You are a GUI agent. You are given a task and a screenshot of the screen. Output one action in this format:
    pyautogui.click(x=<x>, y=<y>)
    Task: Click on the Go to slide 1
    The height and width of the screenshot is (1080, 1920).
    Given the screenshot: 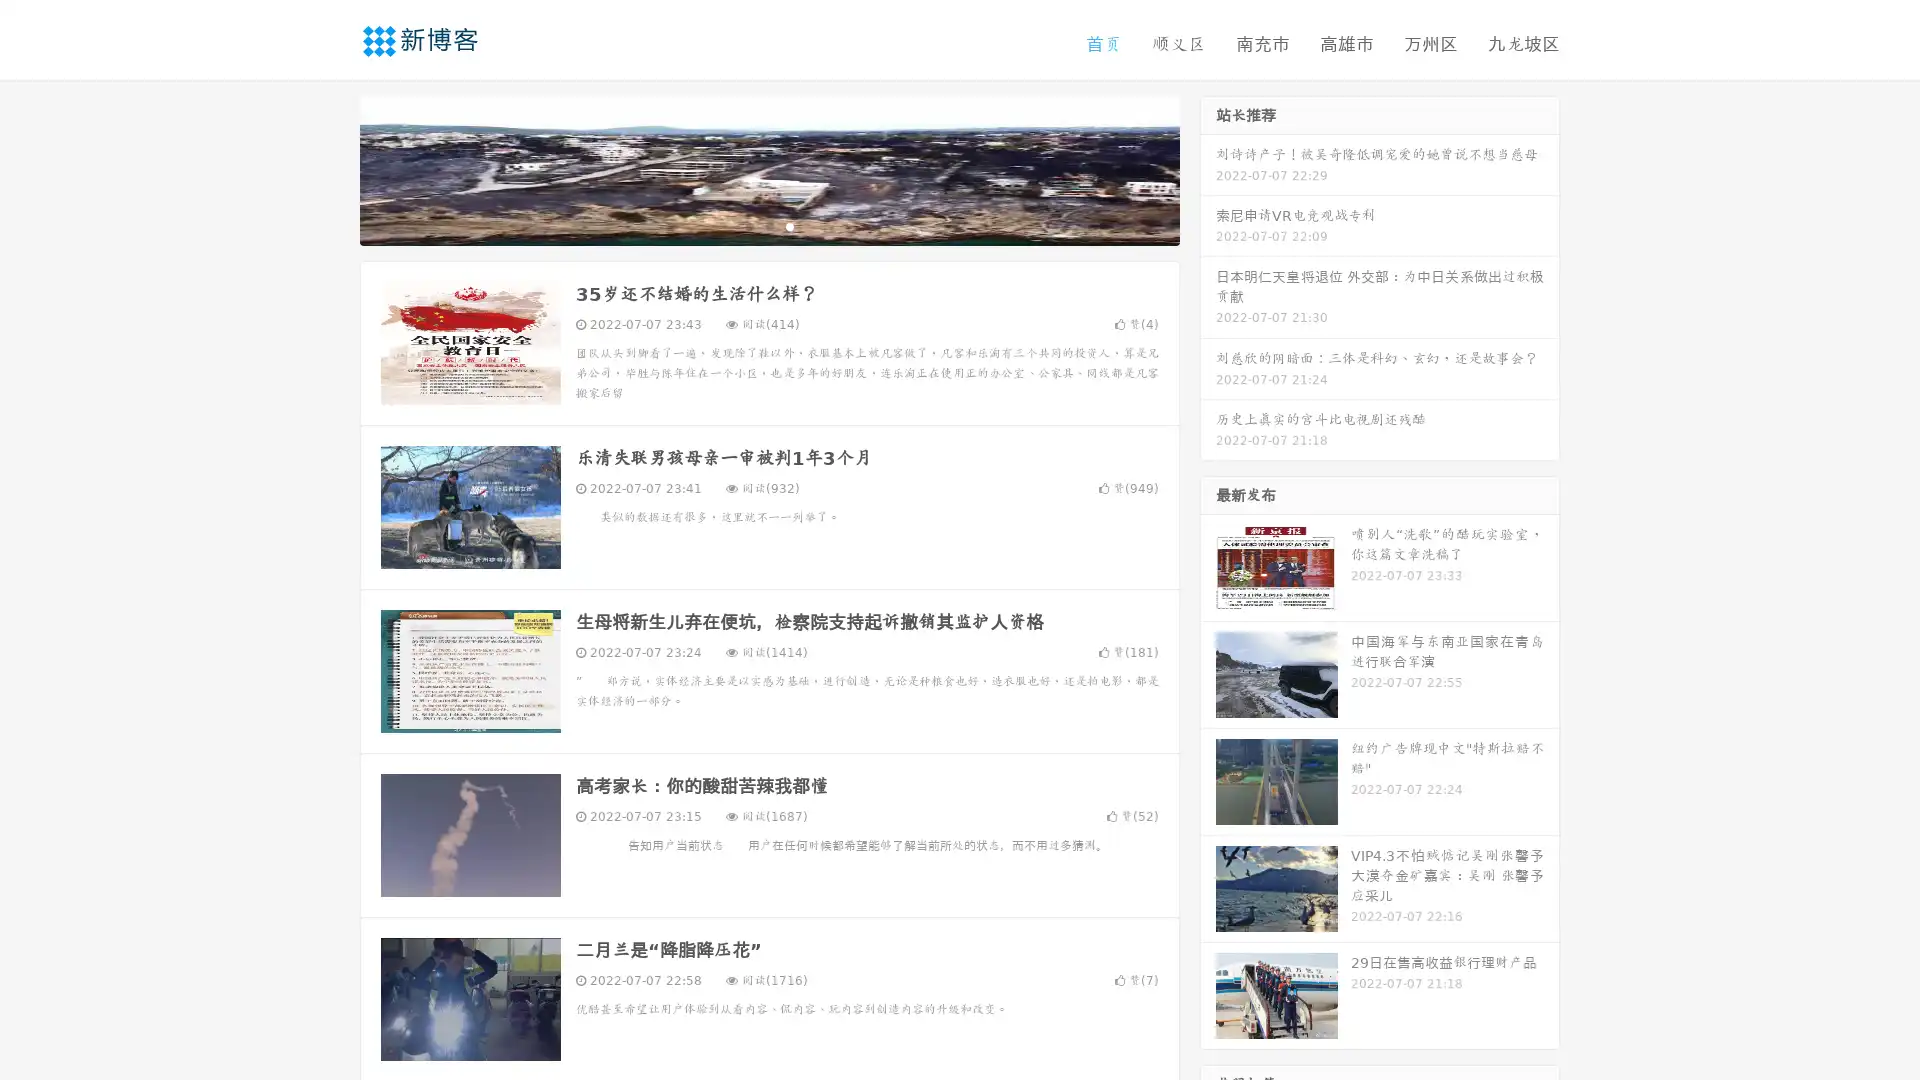 What is the action you would take?
    pyautogui.click(x=748, y=225)
    